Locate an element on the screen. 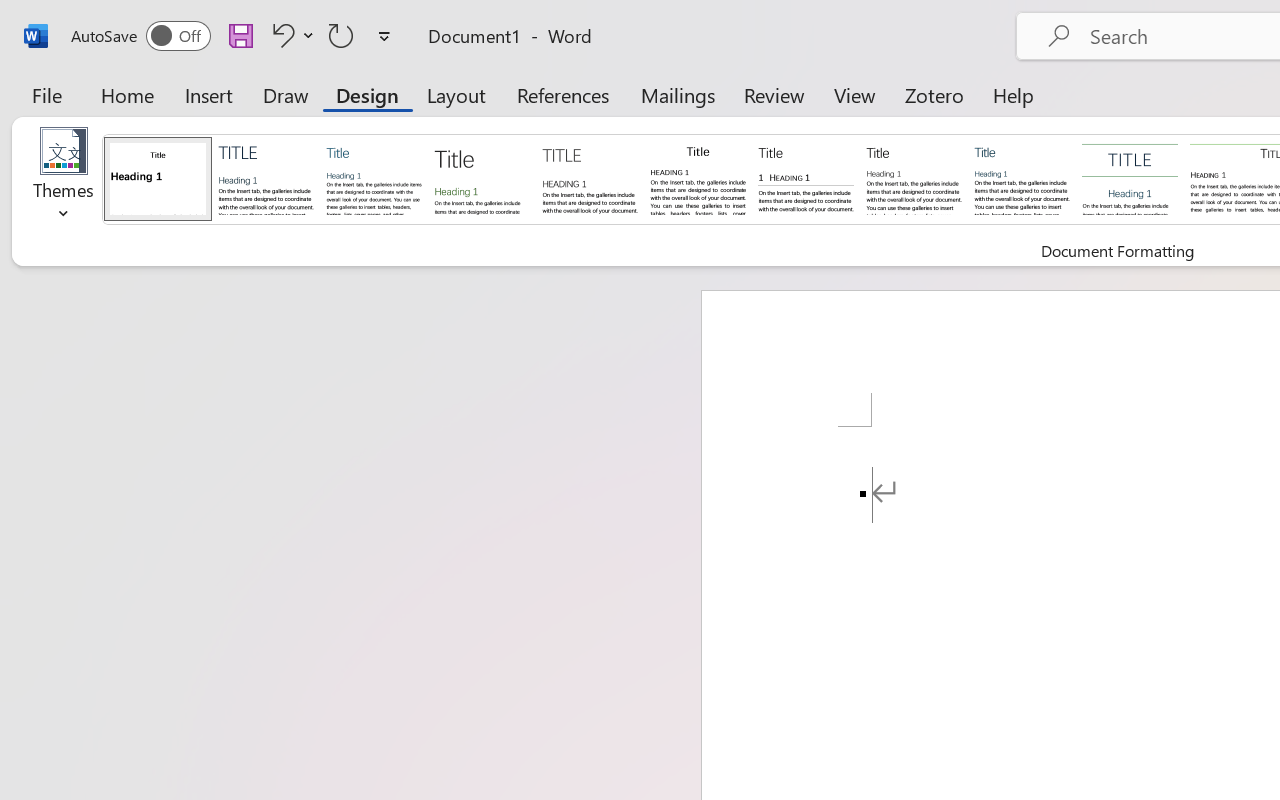 The image size is (1280, 800). 'Basic (Elegant)' is located at coordinates (265, 177).